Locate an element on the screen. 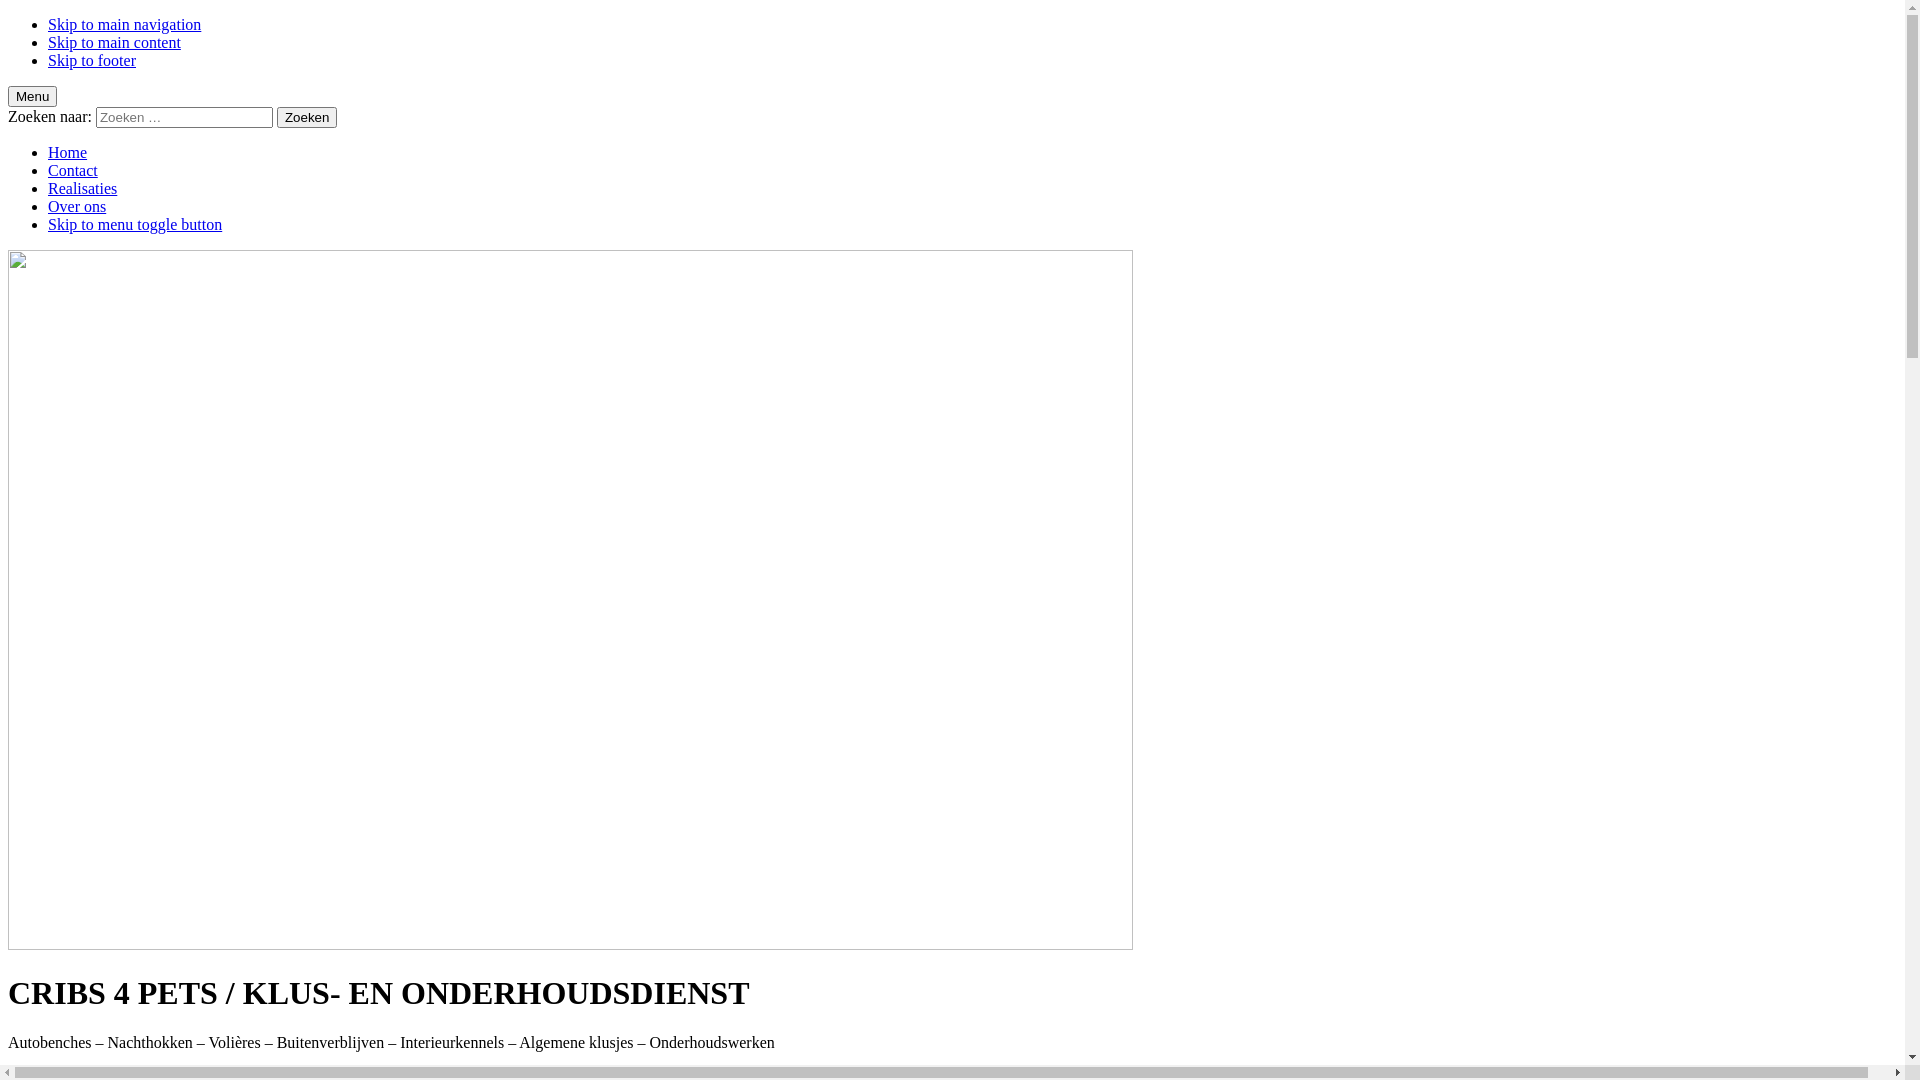 The image size is (1920, 1080). 'Home' is located at coordinates (67, 151).